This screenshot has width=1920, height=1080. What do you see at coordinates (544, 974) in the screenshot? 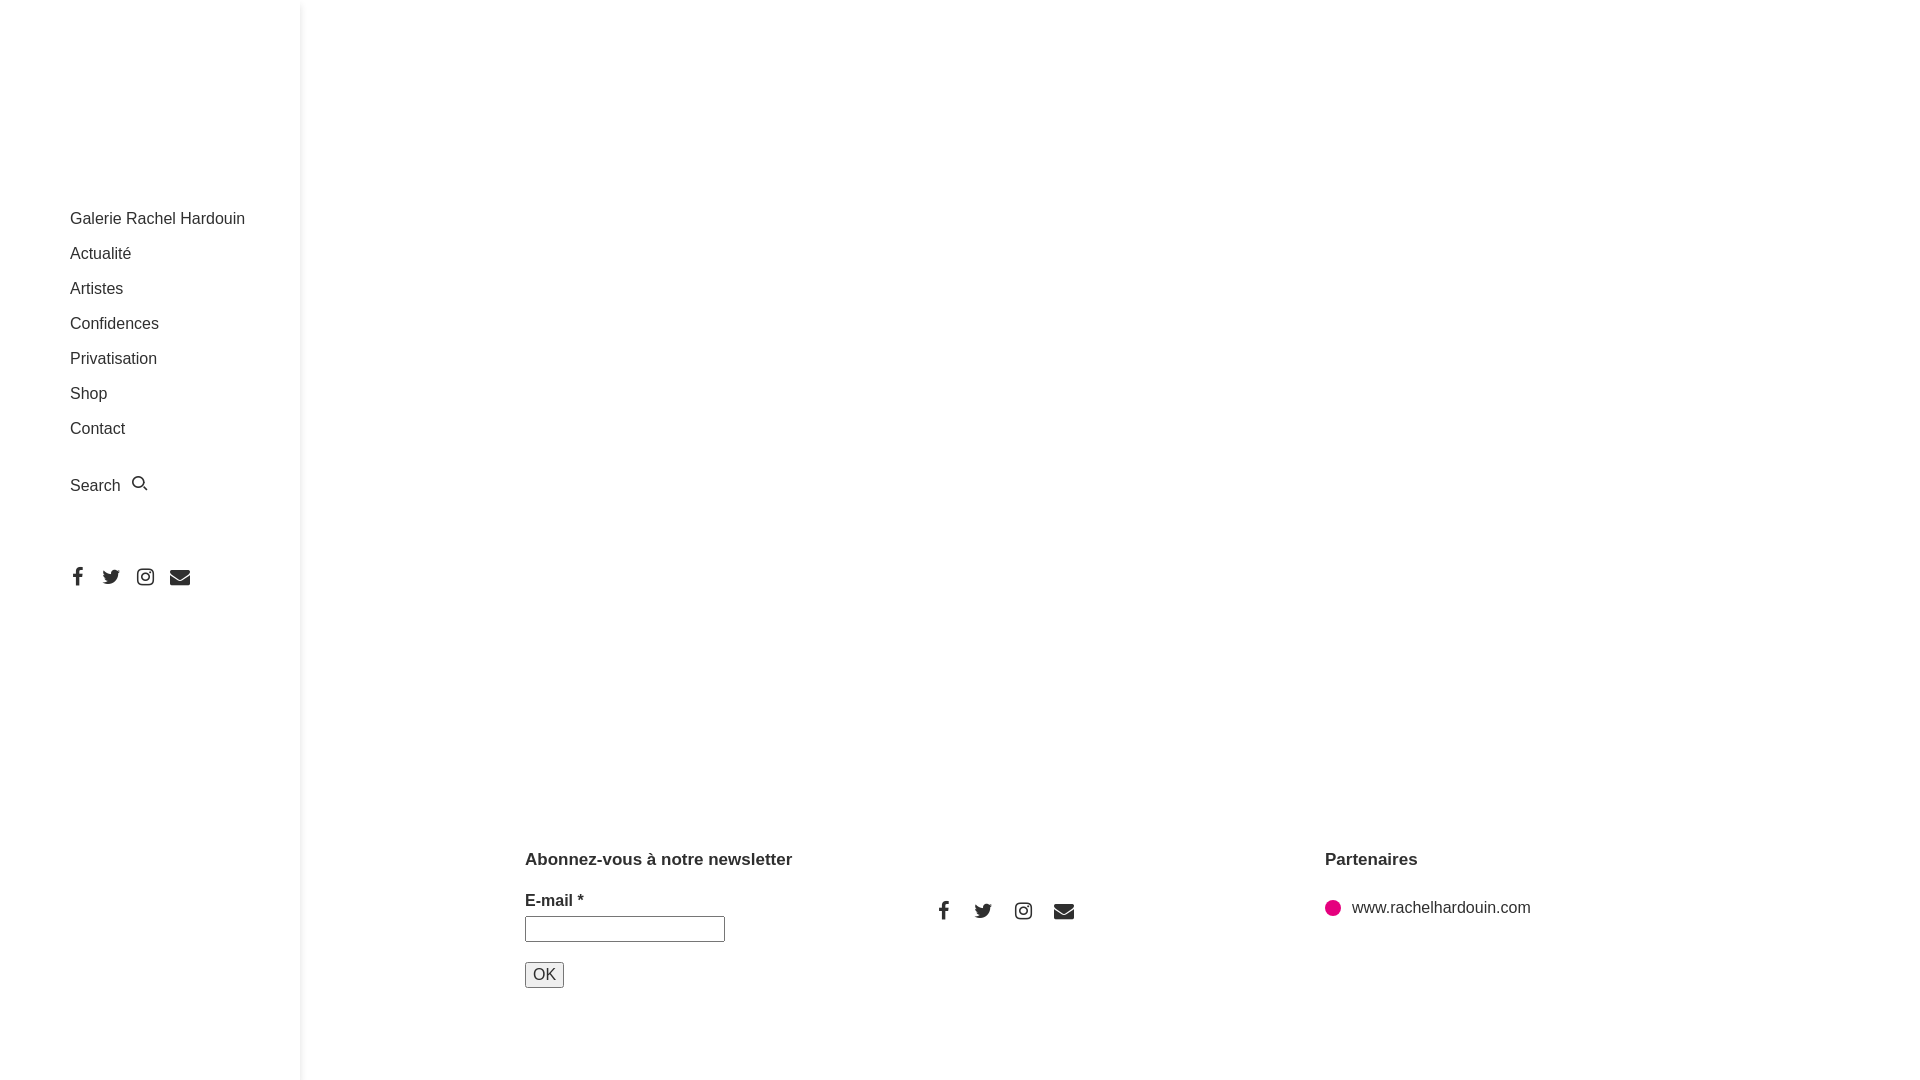
I see `'OK'` at bounding box center [544, 974].